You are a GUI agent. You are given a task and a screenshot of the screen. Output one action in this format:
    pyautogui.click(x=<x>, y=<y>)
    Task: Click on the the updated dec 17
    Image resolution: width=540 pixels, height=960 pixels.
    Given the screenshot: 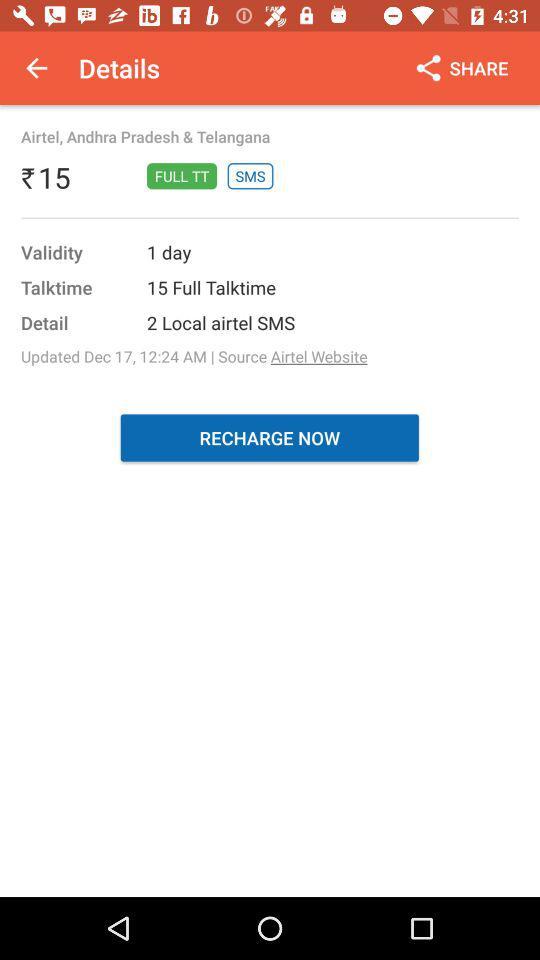 What is the action you would take?
    pyautogui.click(x=194, y=356)
    